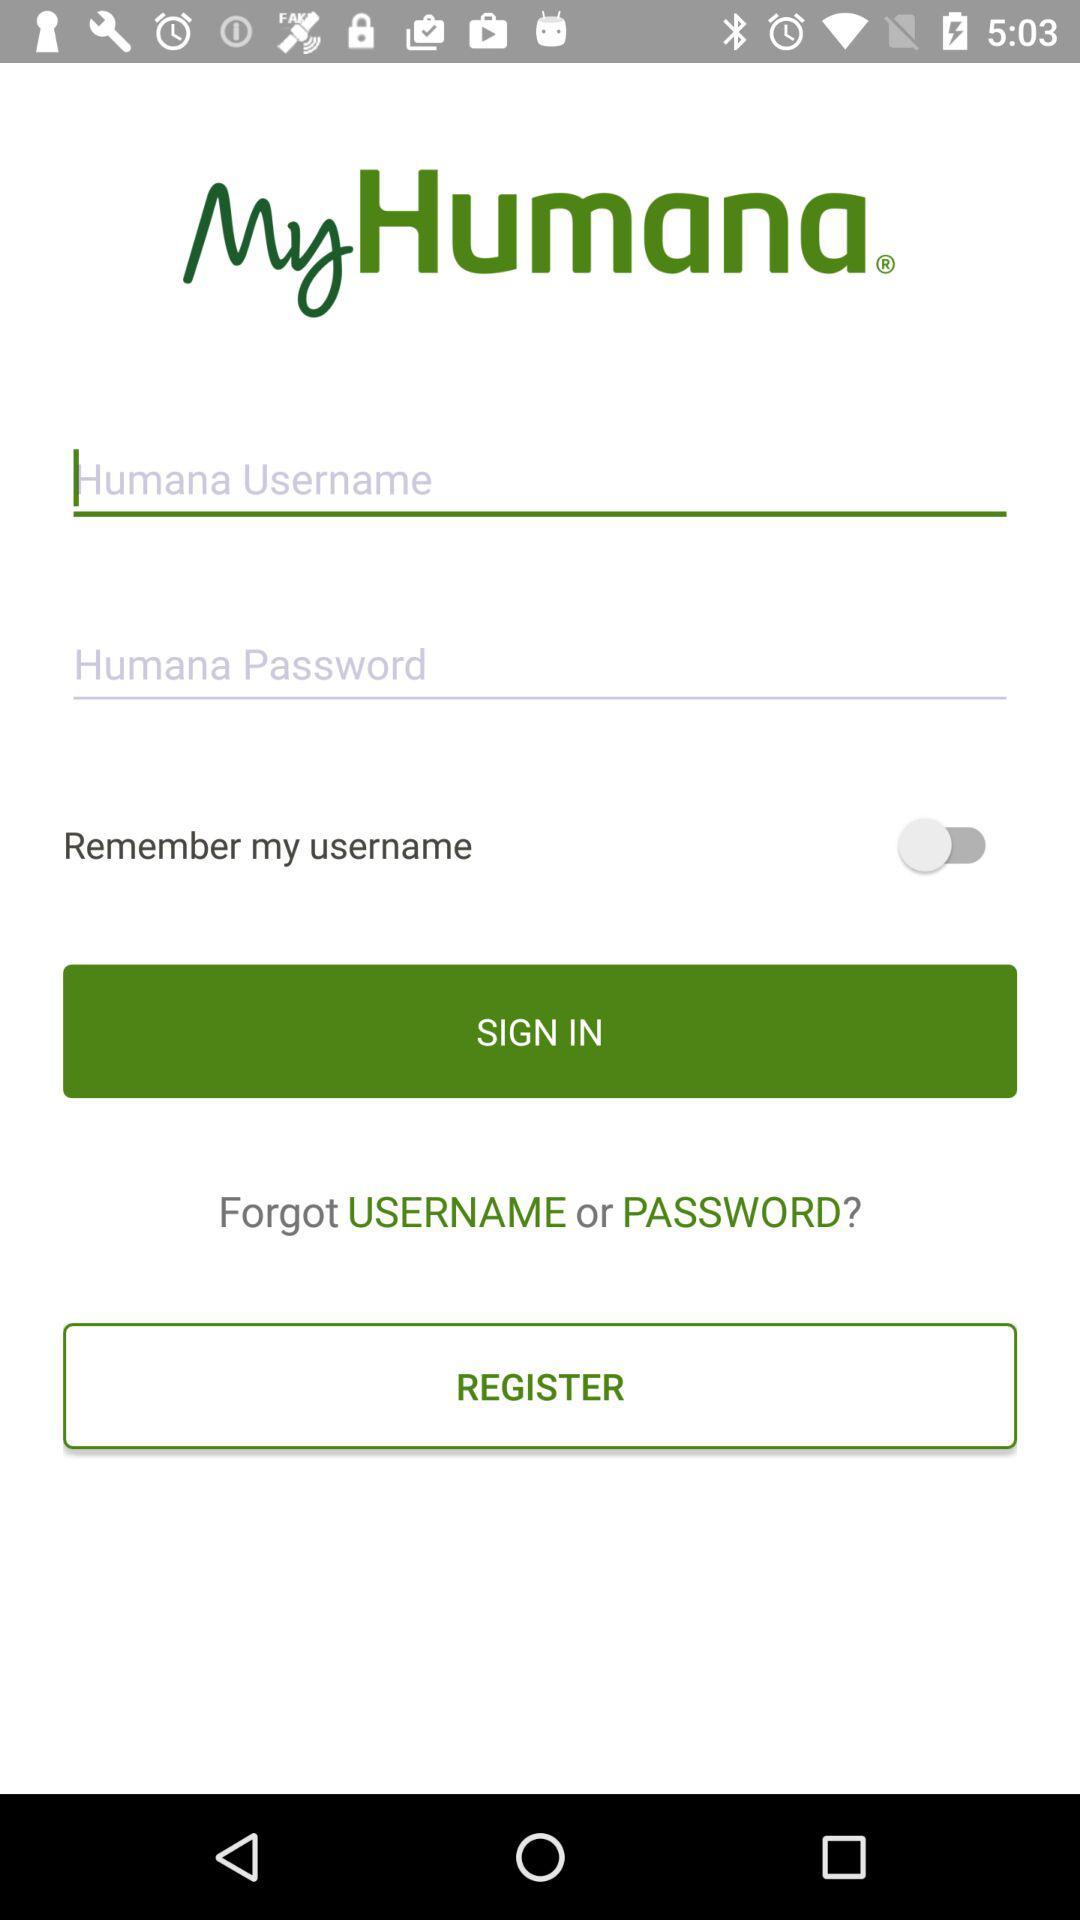 The image size is (1080, 1920). What do you see at coordinates (540, 1385) in the screenshot?
I see `register` at bounding box center [540, 1385].